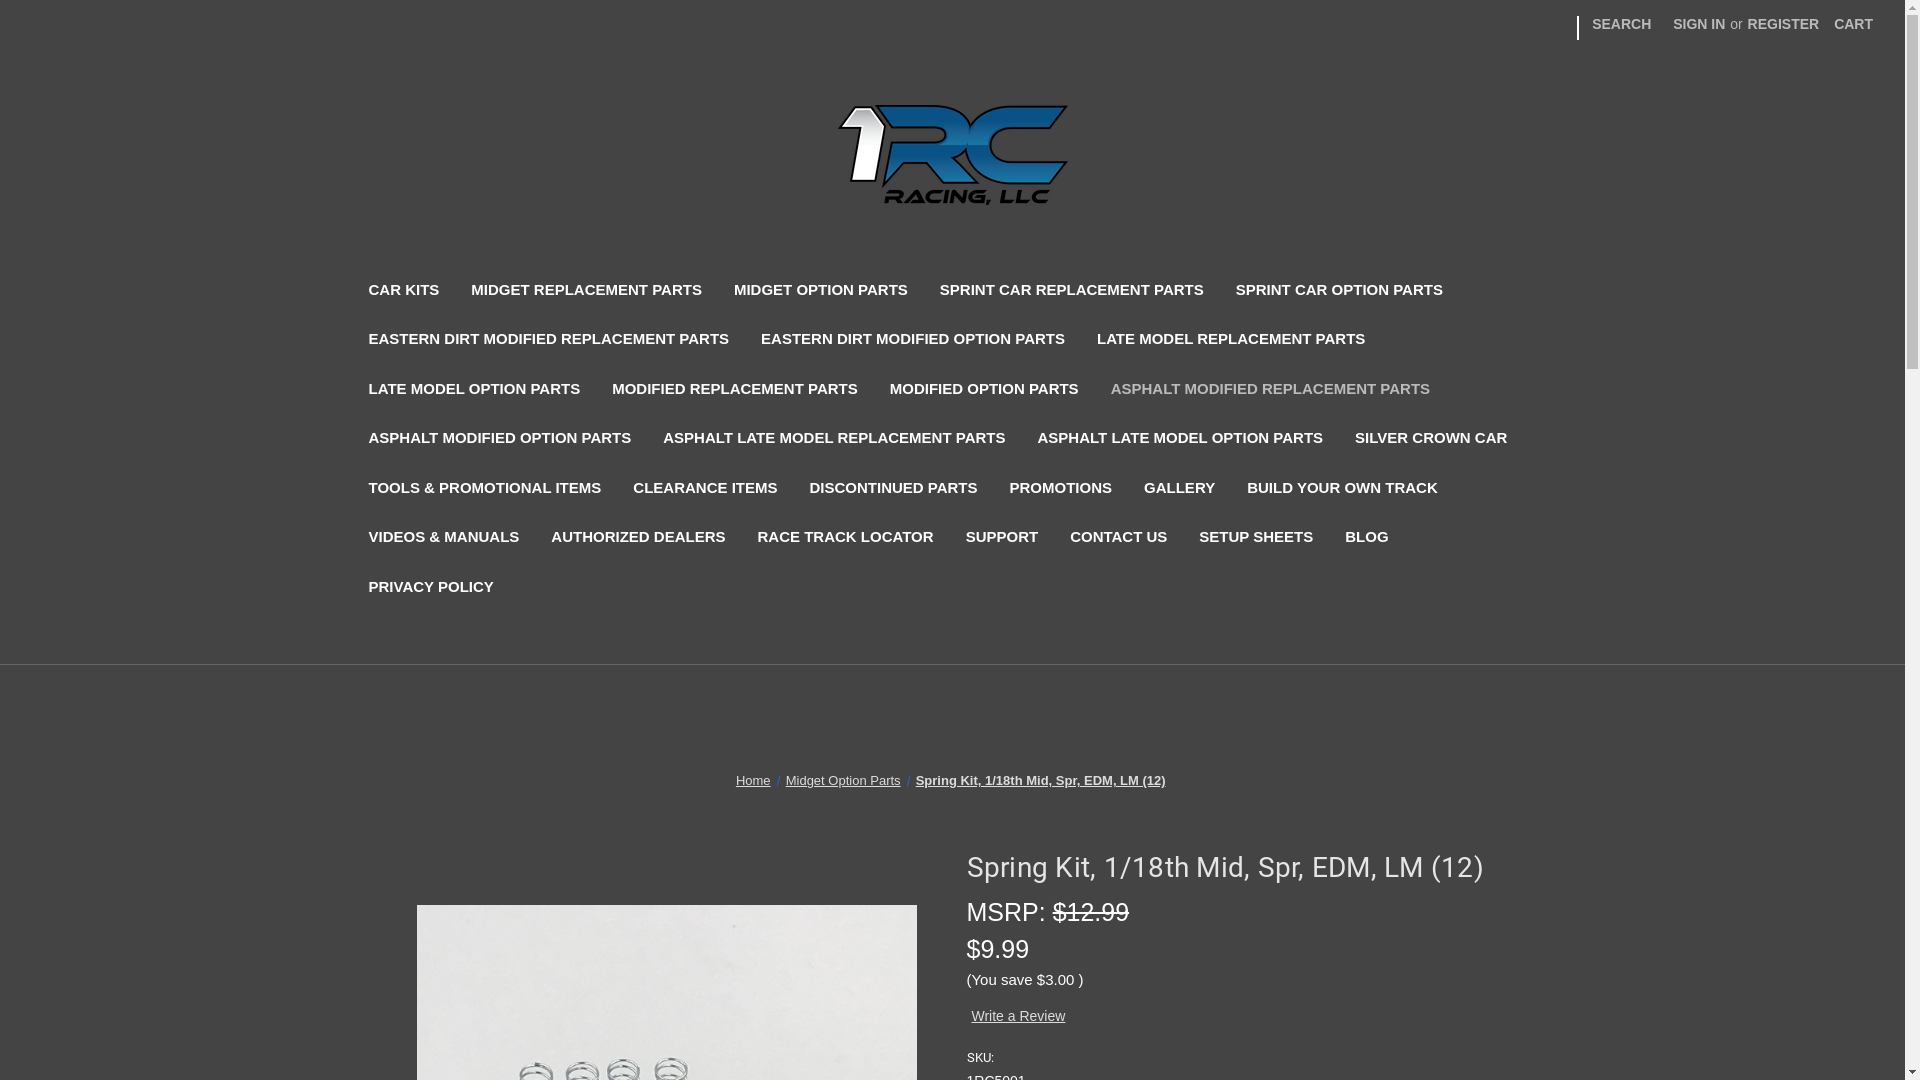 Image resolution: width=1920 pixels, height=1080 pixels. Describe the element at coordinates (834, 439) in the screenshot. I see `'ASPHALT LATE MODEL REPLACEMENT PARTS'` at that location.